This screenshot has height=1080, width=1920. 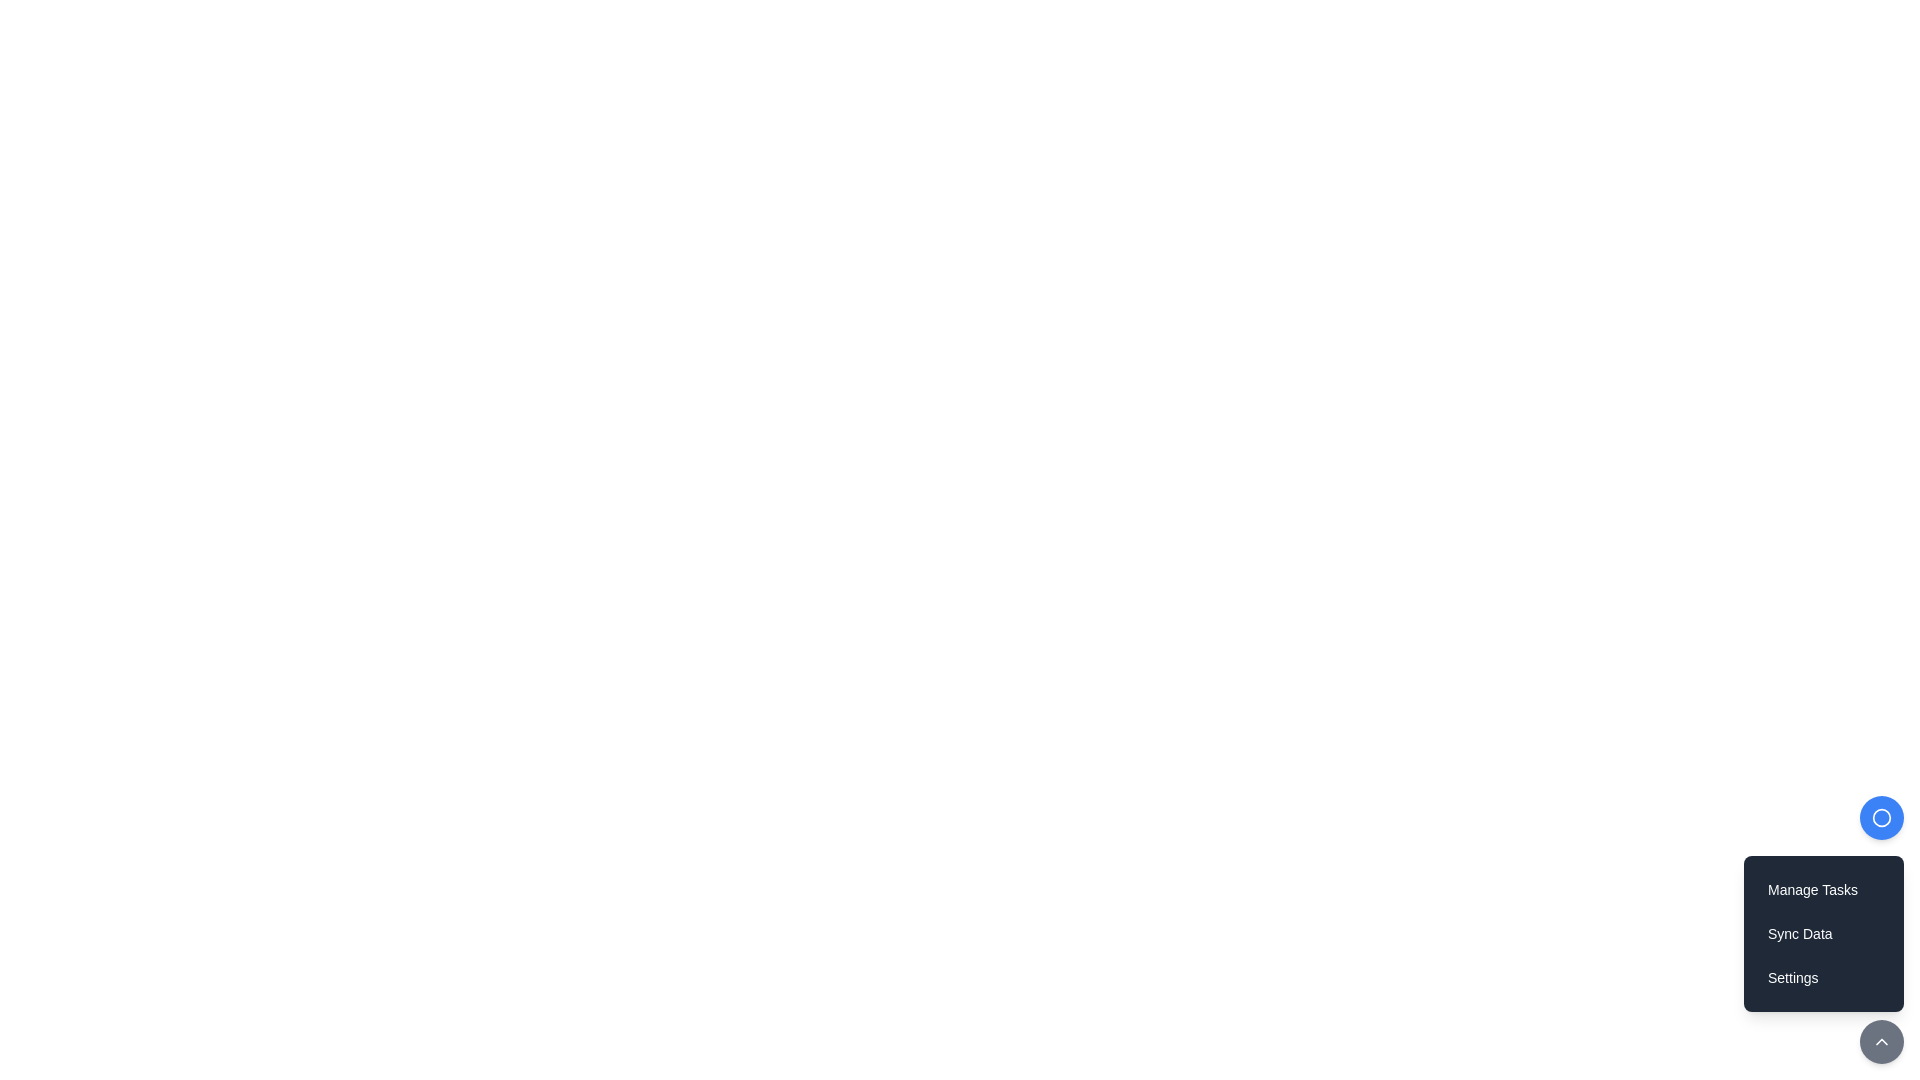 What do you see at coordinates (1880, 817) in the screenshot?
I see `the circular button with a blue background and white border` at bounding box center [1880, 817].